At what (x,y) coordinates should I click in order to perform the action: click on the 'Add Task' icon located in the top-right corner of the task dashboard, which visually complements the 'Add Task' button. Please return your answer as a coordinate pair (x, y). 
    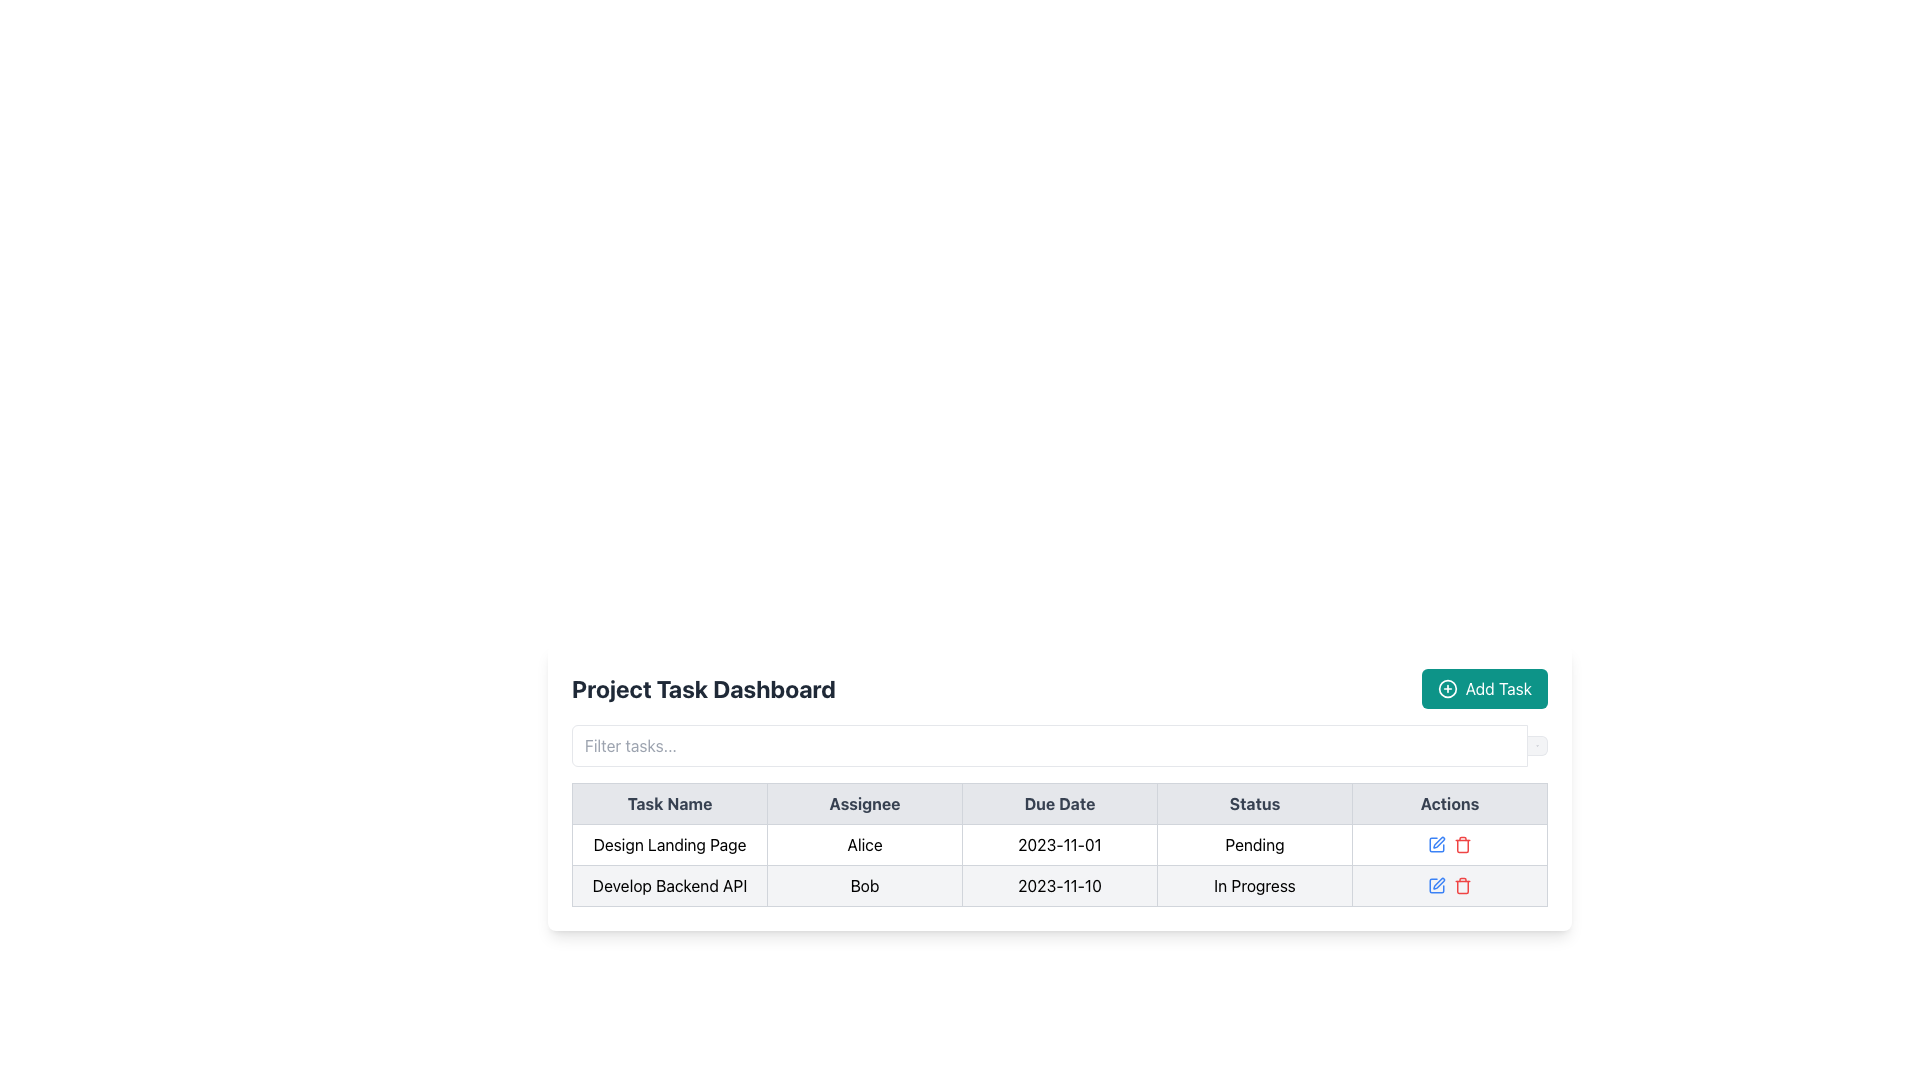
    Looking at the image, I should click on (1447, 688).